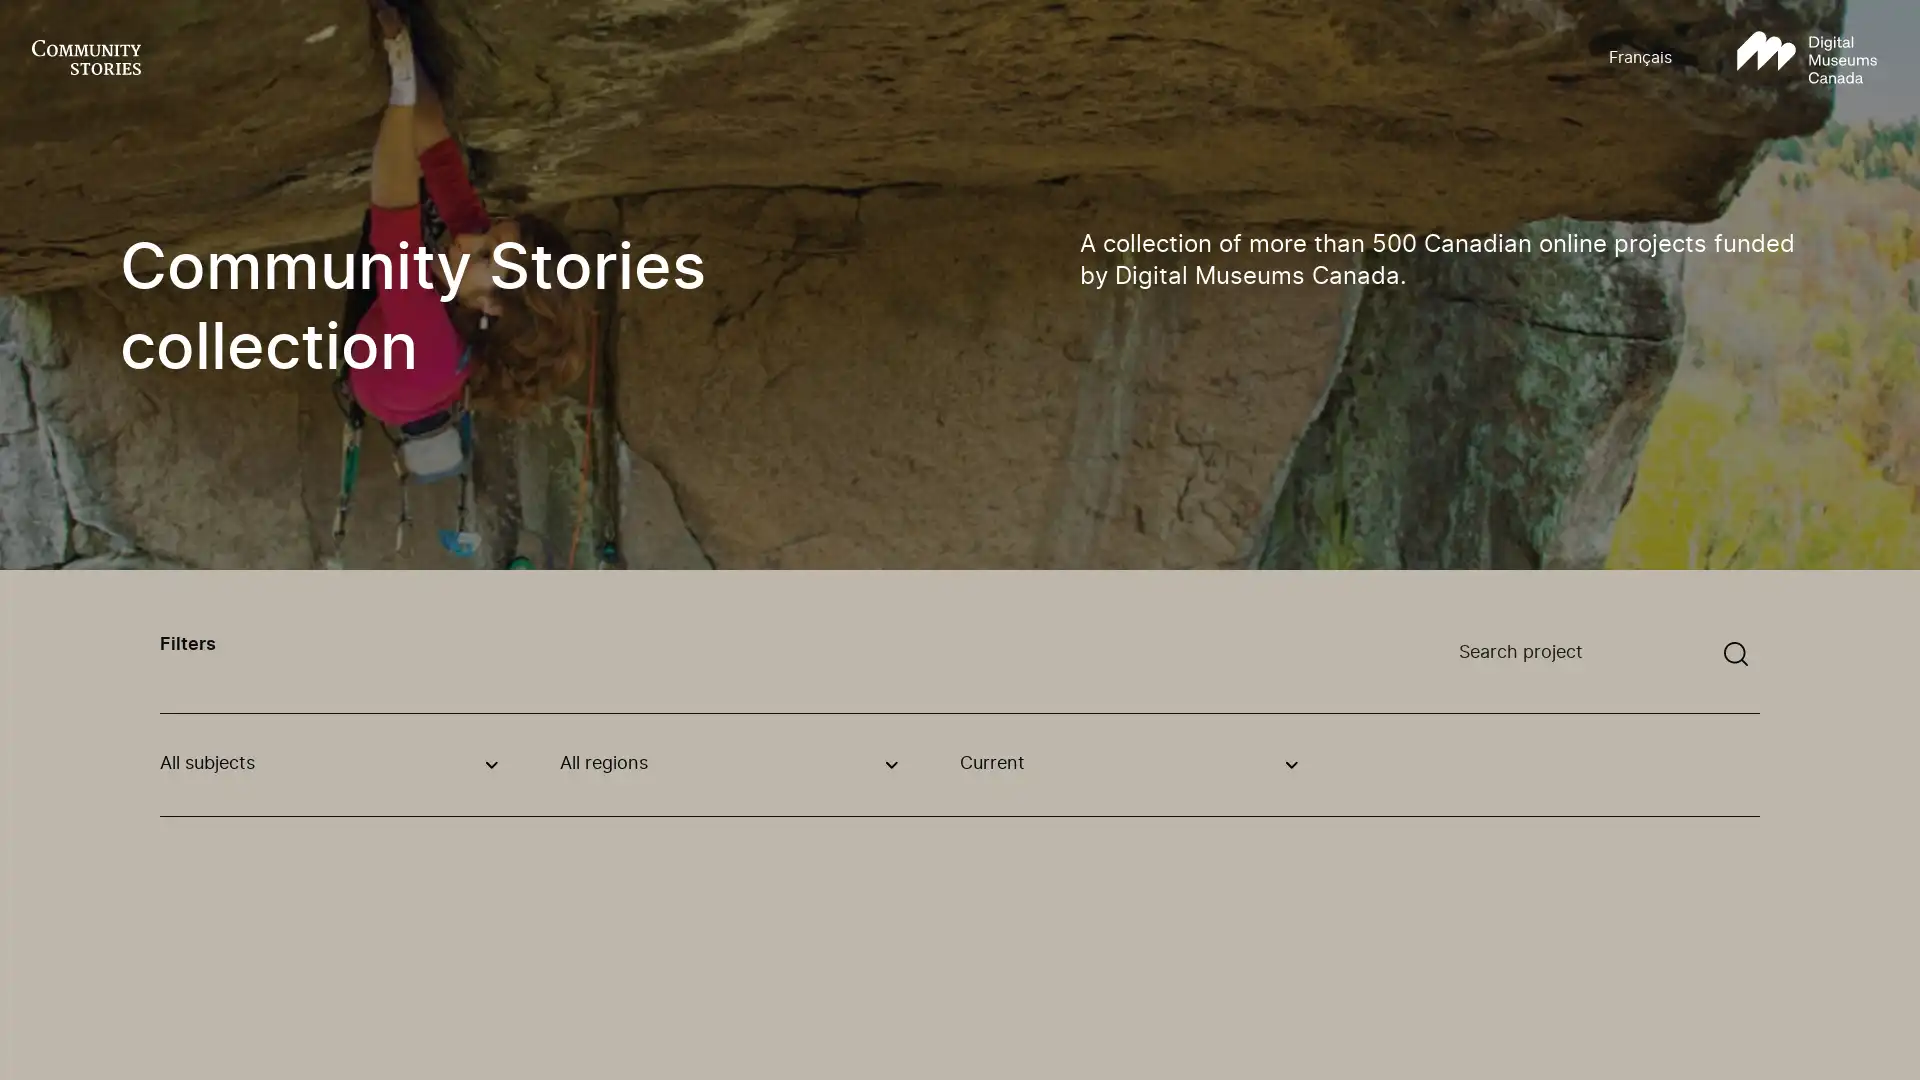 This screenshot has height=1080, width=1920. I want to click on Go to Digital Museums Canada website, so click(1806, 57).